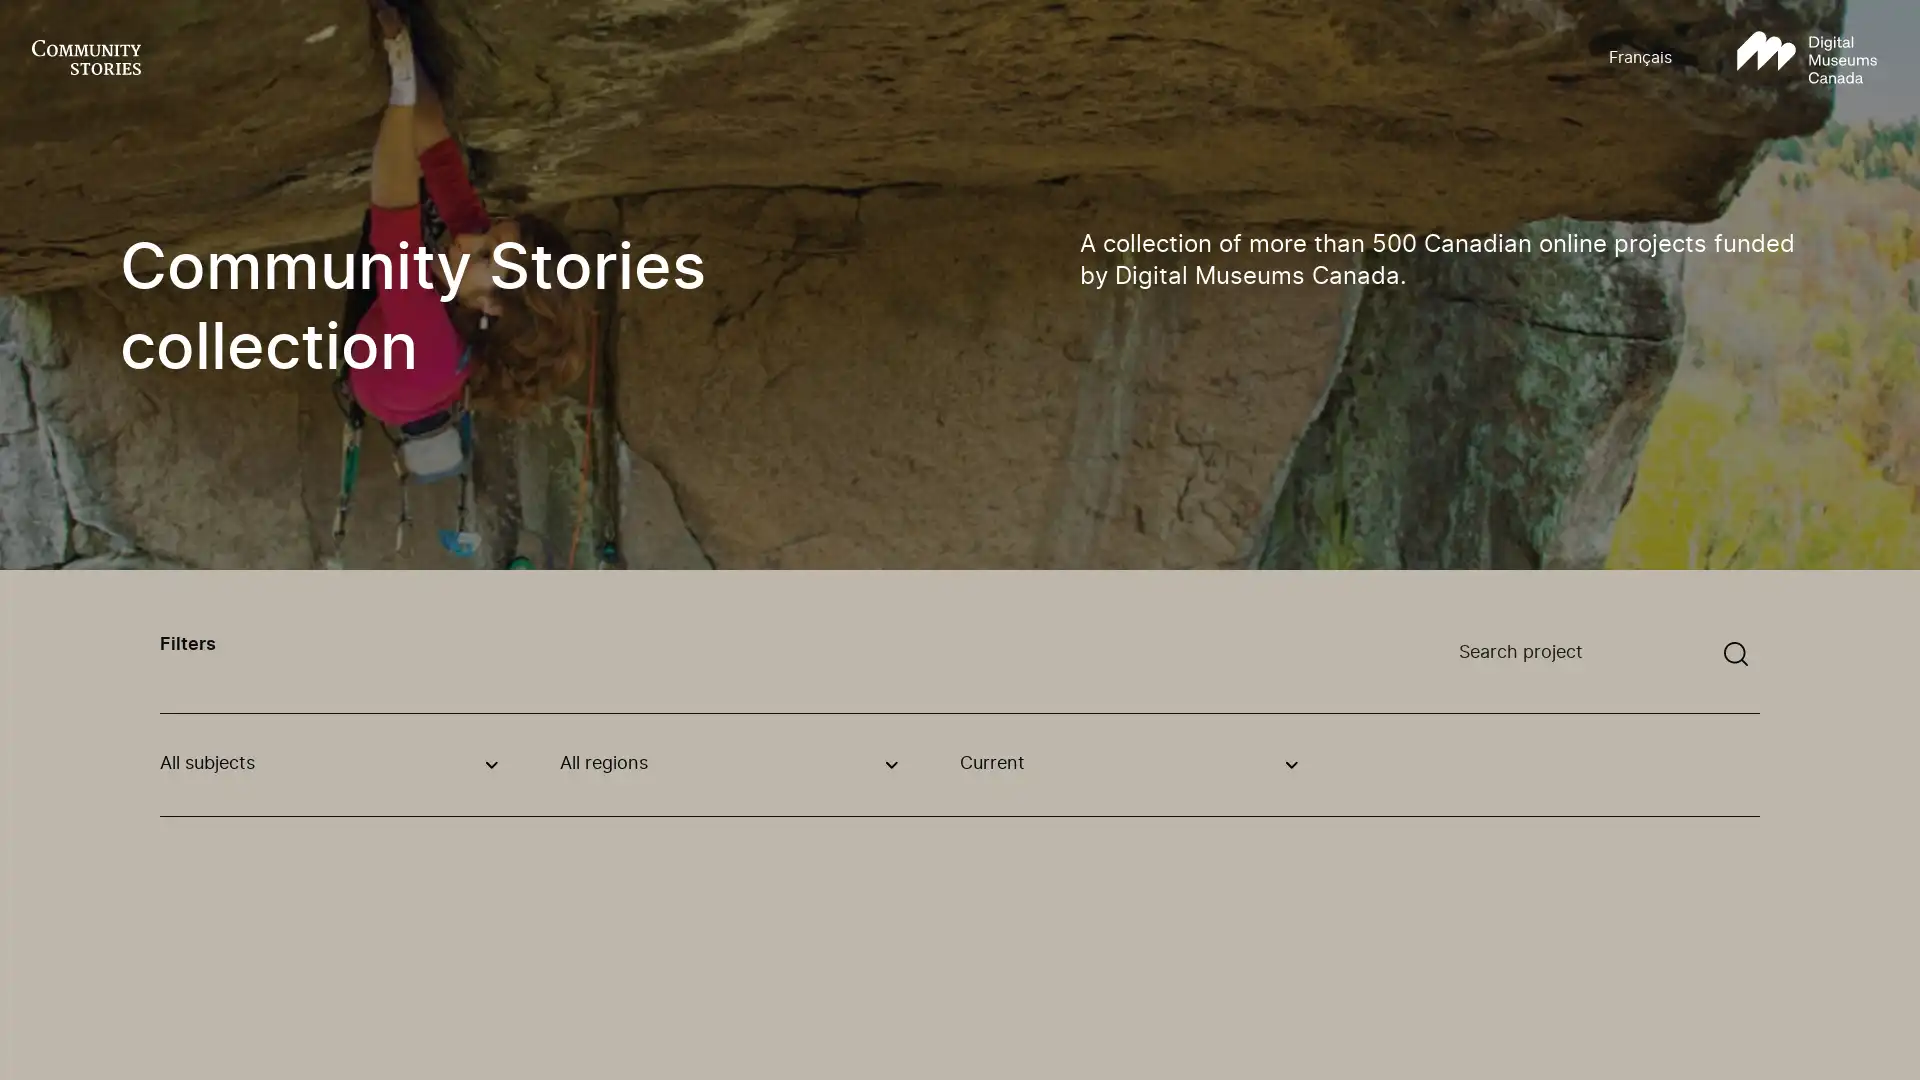 This screenshot has height=1080, width=1920. I want to click on Go to Digital Museums Canada website, so click(1806, 57).